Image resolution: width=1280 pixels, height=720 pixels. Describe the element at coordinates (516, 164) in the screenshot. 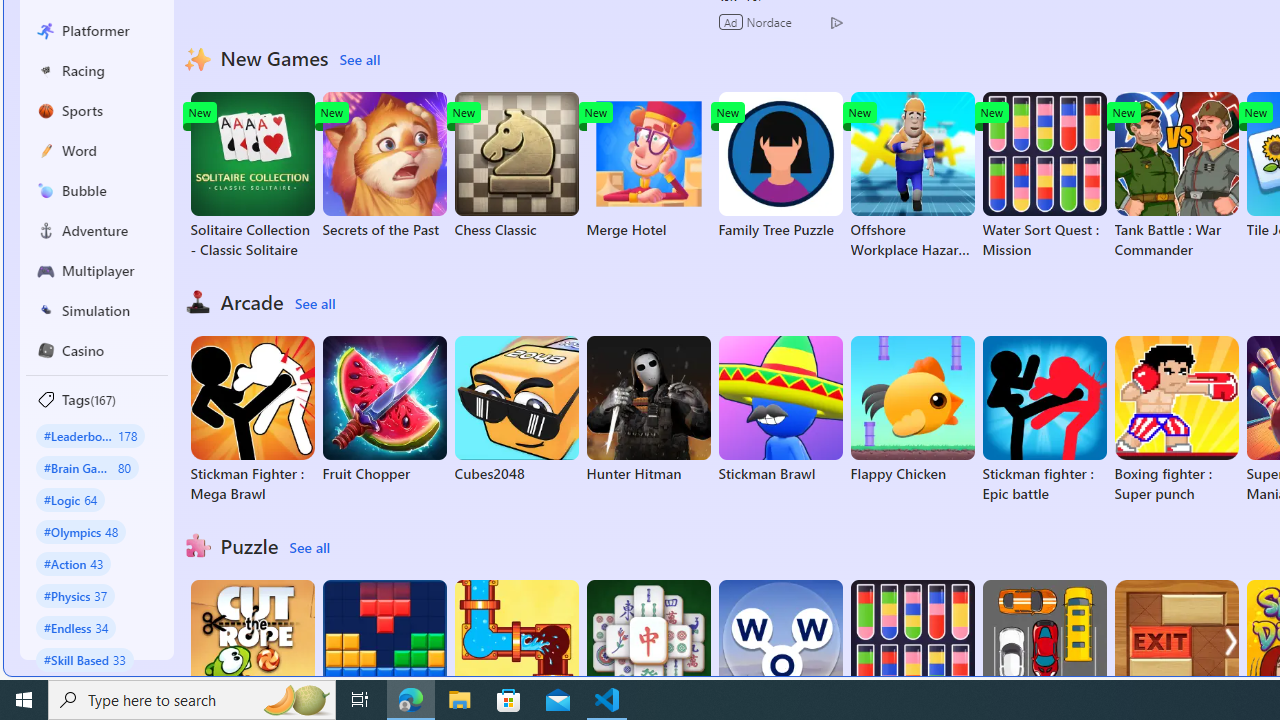

I see `'Chess Classic'` at that location.